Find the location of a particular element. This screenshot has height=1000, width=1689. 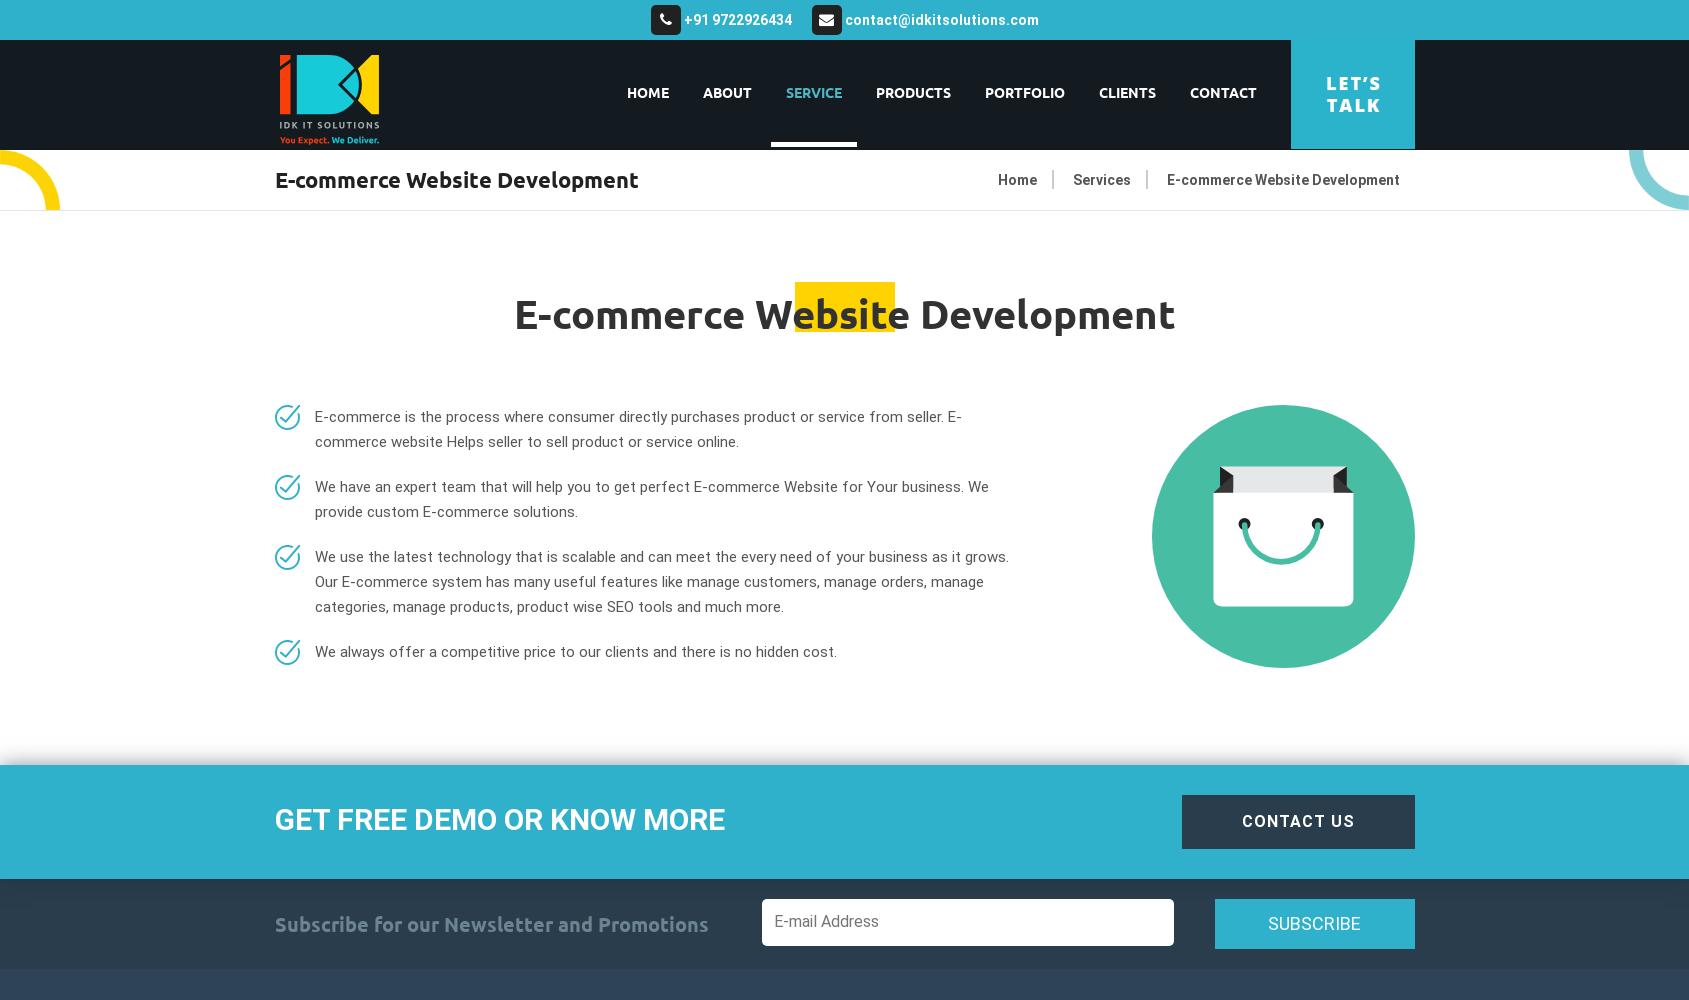

'Services' is located at coordinates (1101, 180).